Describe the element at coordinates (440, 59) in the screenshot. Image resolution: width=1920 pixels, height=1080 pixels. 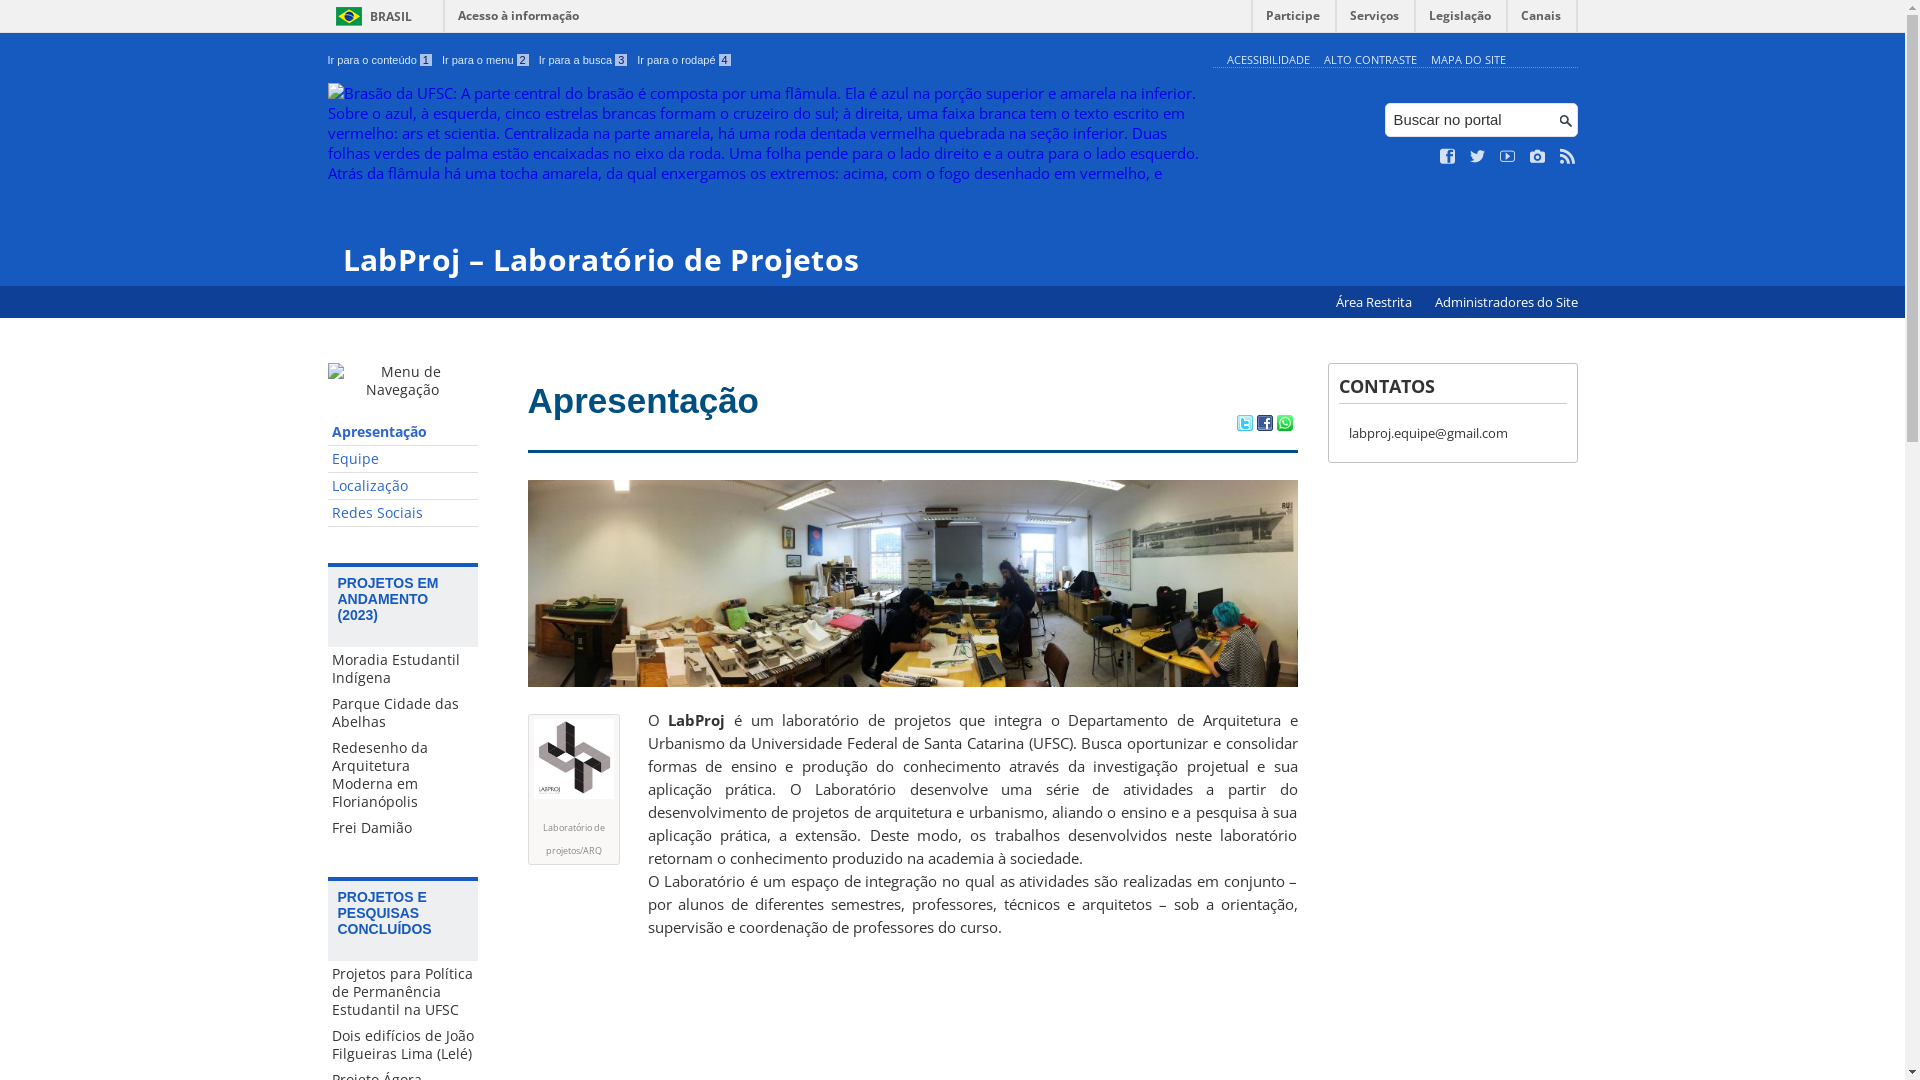
I see `'Ir para o menu 2'` at that location.